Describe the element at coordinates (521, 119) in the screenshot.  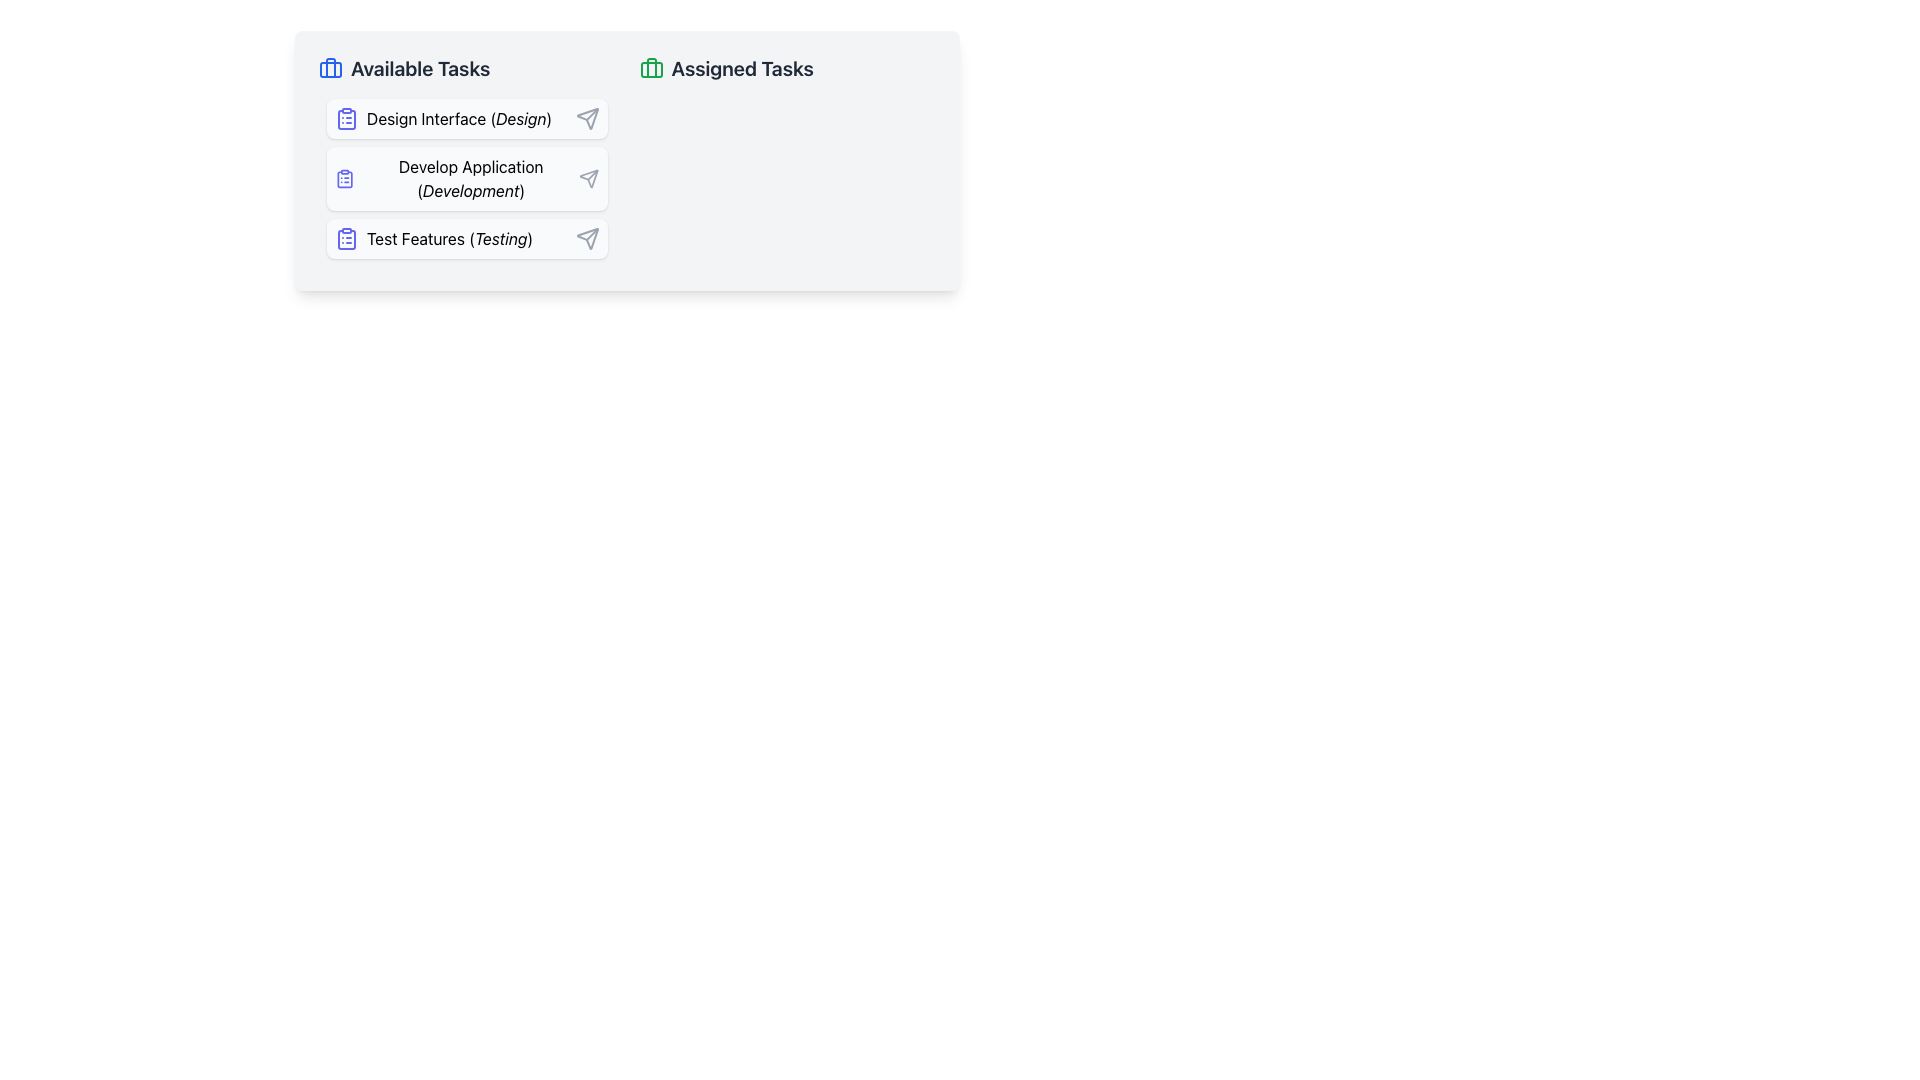
I see `the text label that provides supplemental information for the task titled 'Design Interface' within the 'Available Tasks' list` at that location.